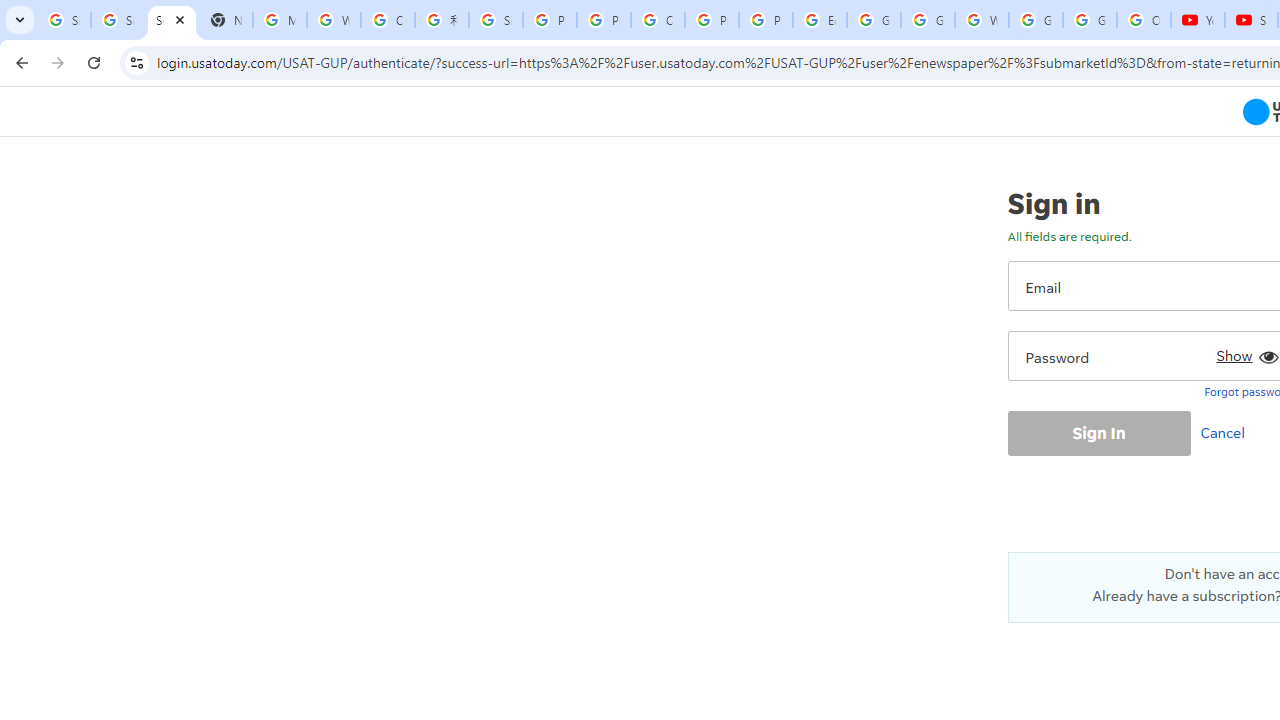 Image resolution: width=1280 pixels, height=720 pixels. I want to click on 'Who is my administrator? - Google Account Help', so click(334, 20).